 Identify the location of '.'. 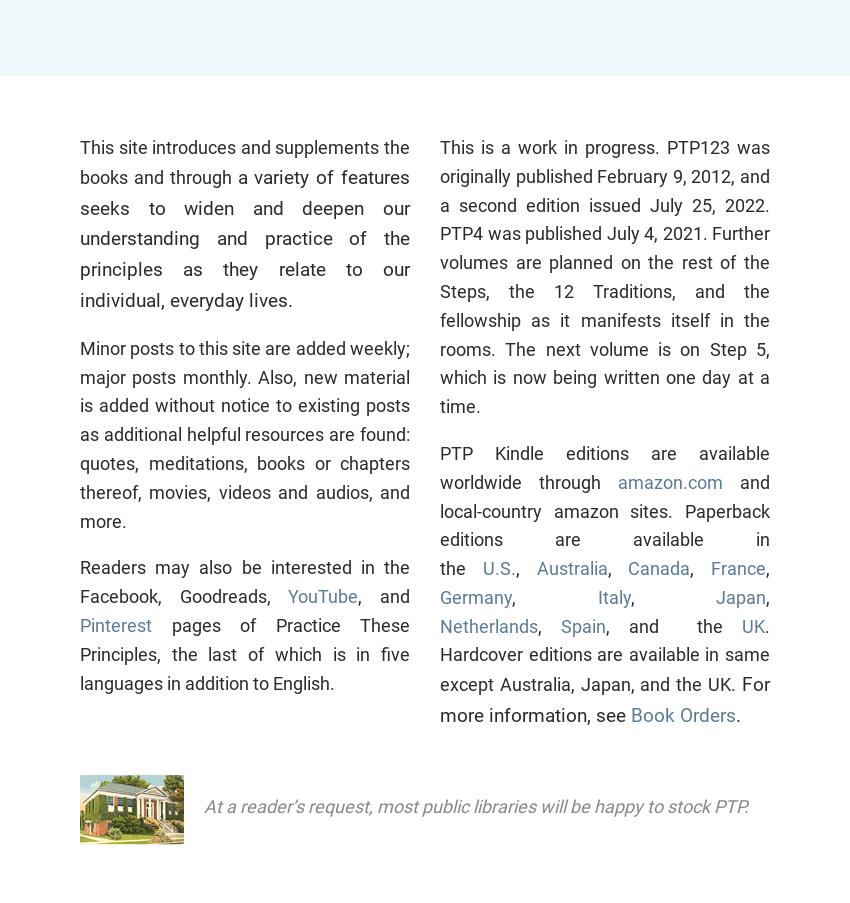
(738, 715).